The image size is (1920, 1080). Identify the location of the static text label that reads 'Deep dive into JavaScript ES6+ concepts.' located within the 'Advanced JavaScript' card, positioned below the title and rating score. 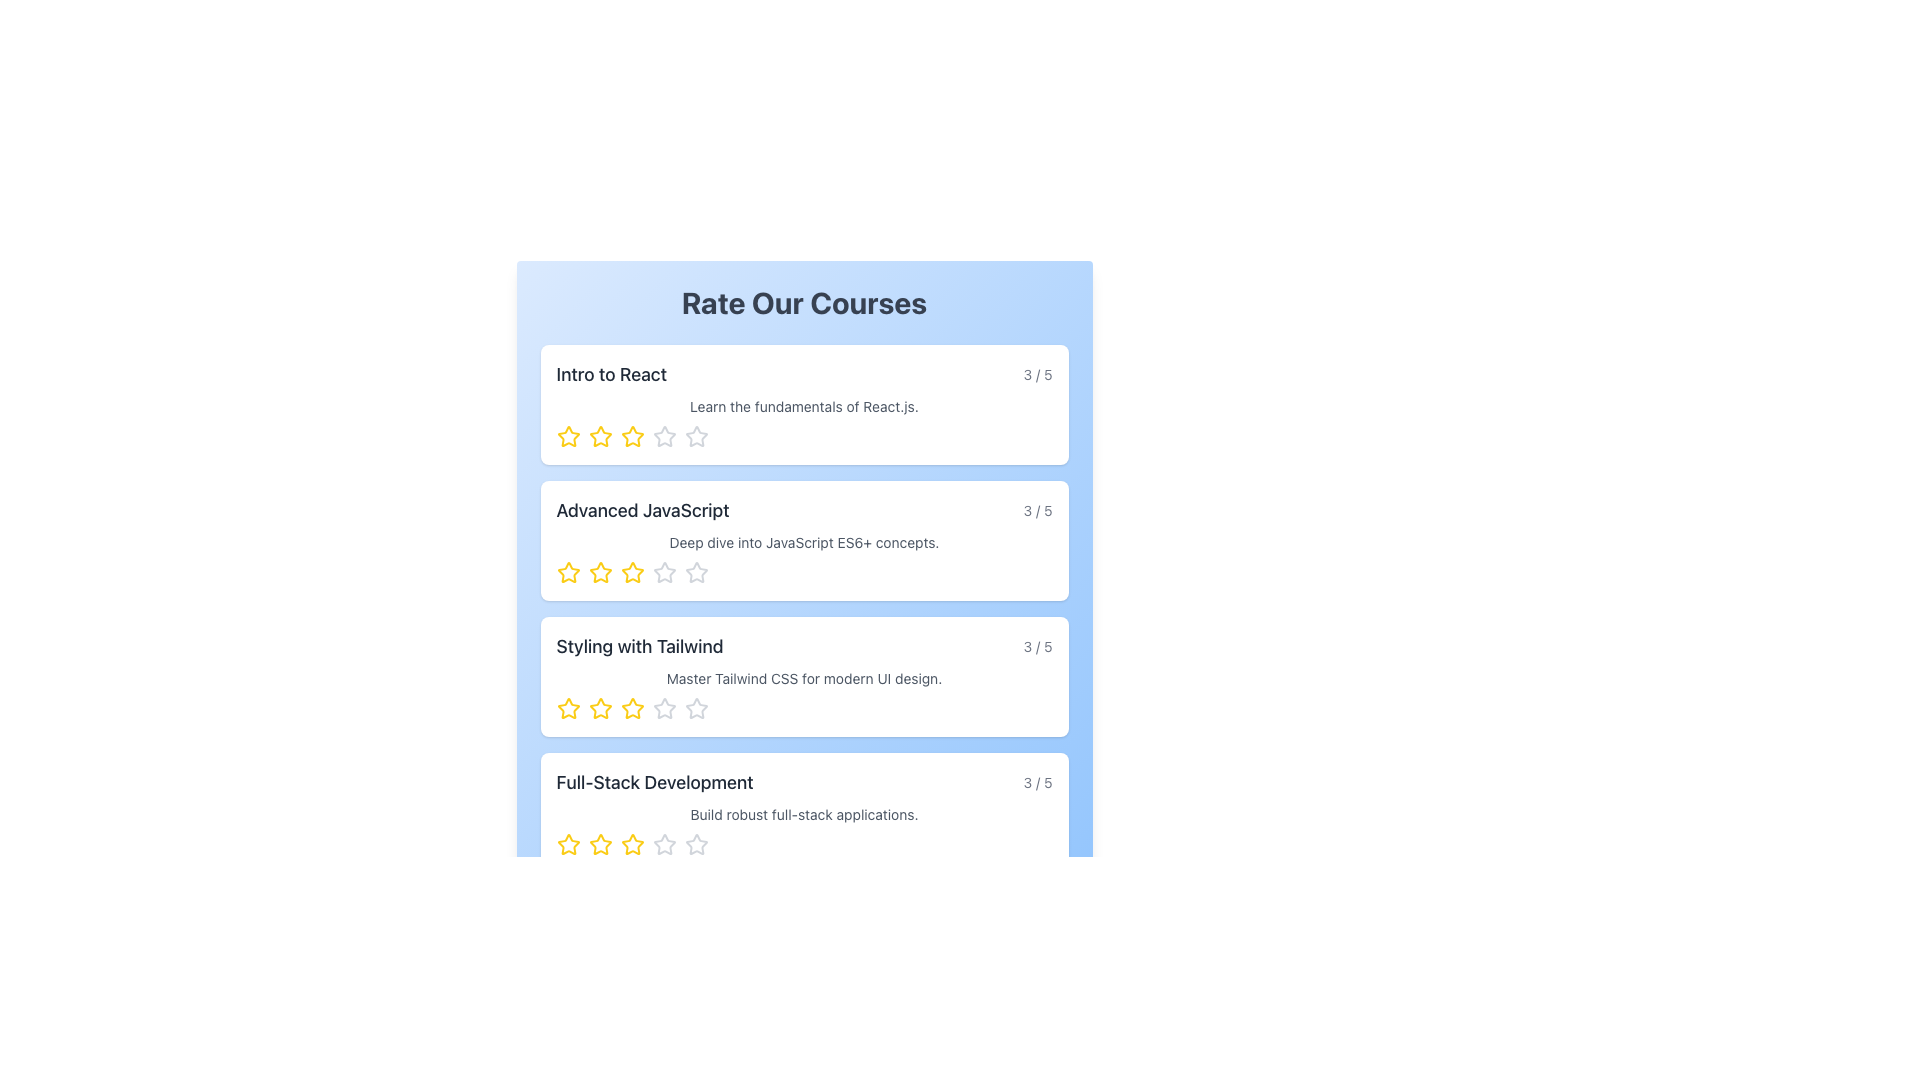
(804, 543).